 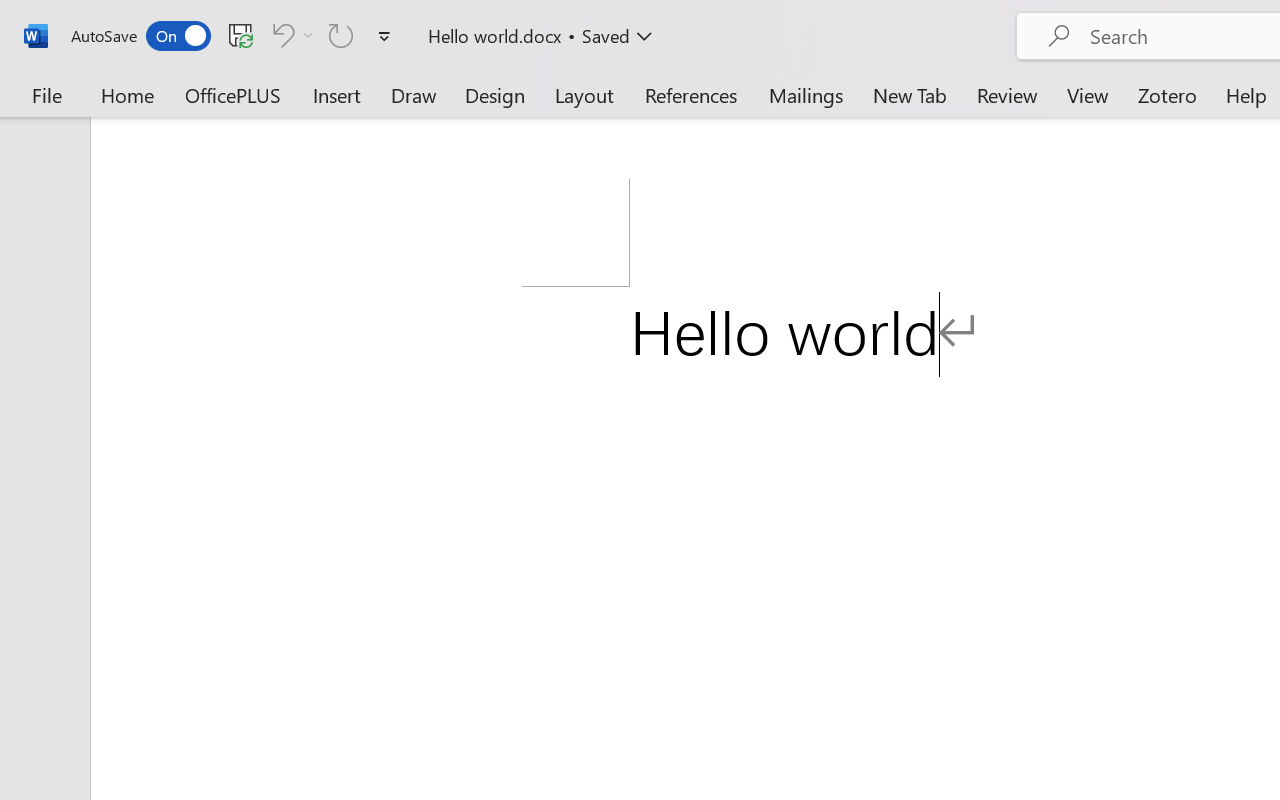 What do you see at coordinates (495, 94) in the screenshot?
I see `'Design'` at bounding box center [495, 94].